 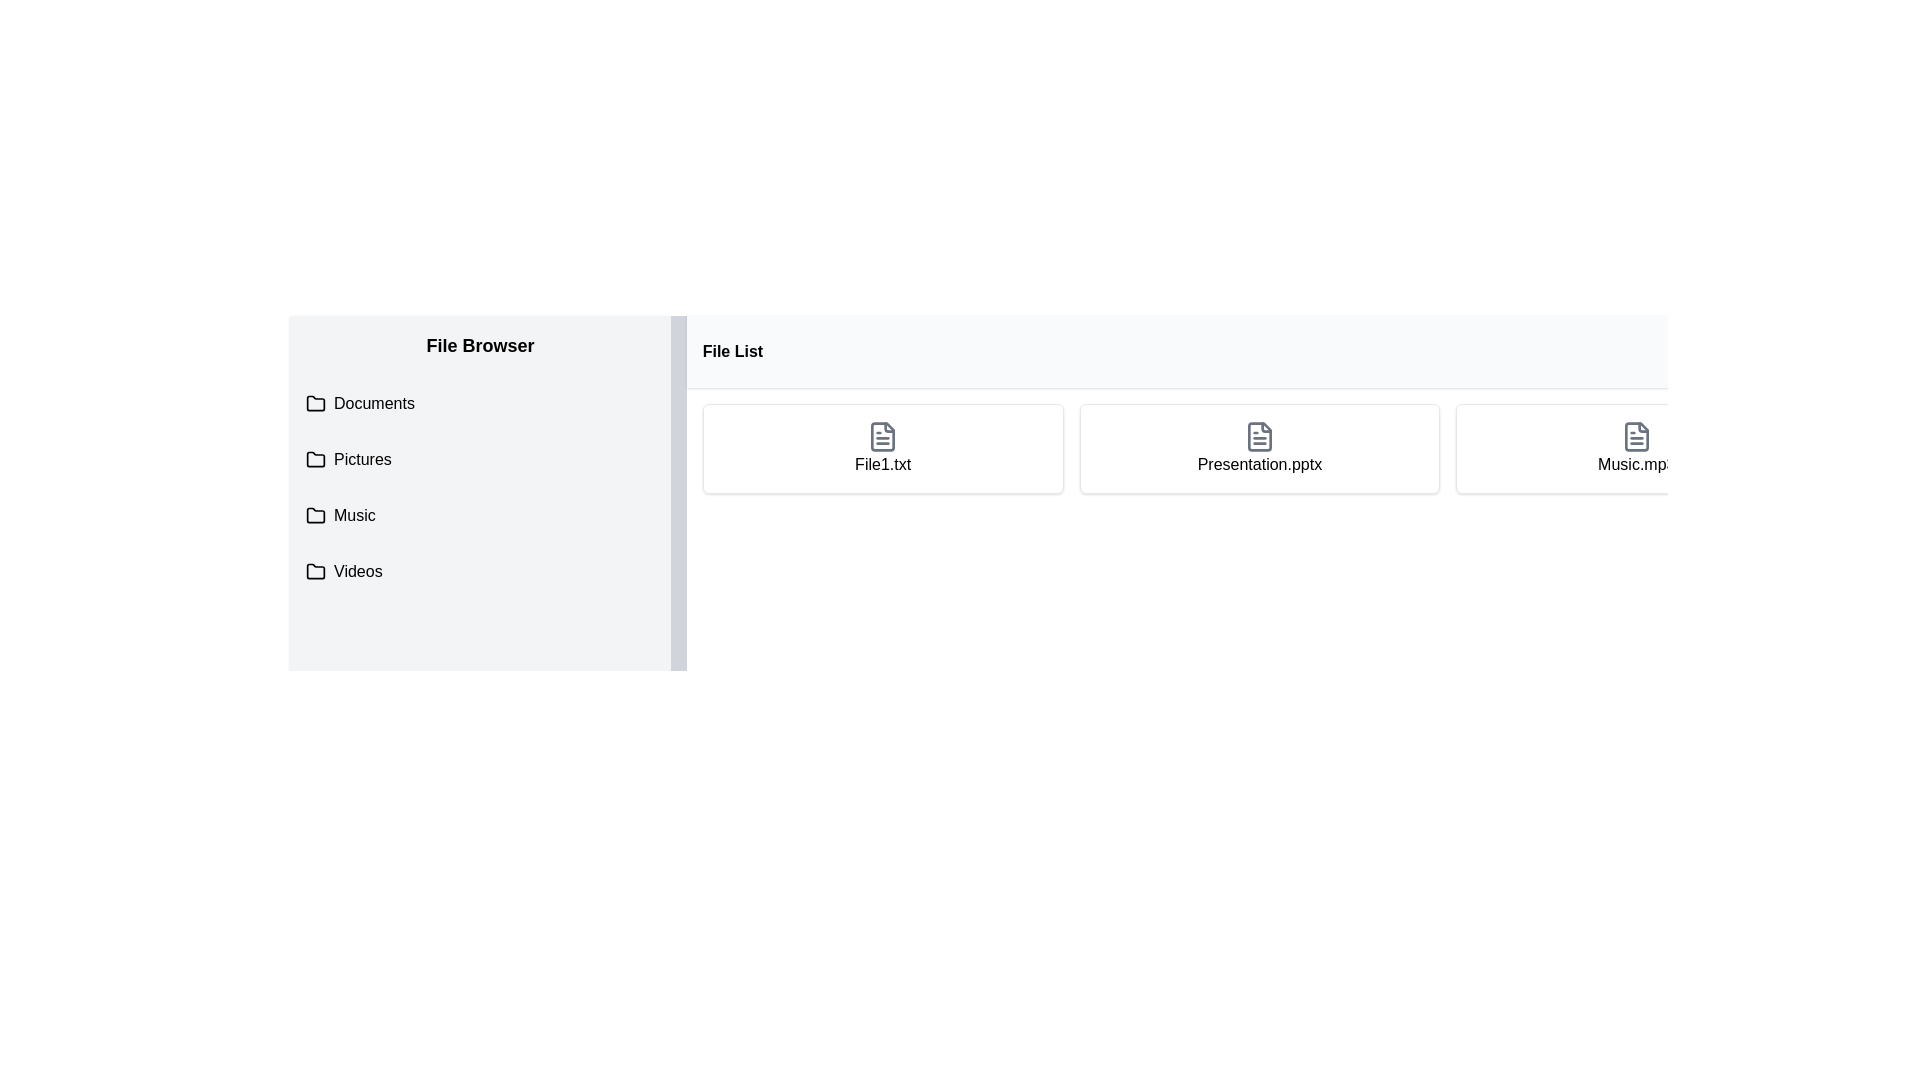 What do you see at coordinates (882, 435) in the screenshot?
I see `the document icon representing 'File1.txt' located above the label in the 'File List' section` at bounding box center [882, 435].